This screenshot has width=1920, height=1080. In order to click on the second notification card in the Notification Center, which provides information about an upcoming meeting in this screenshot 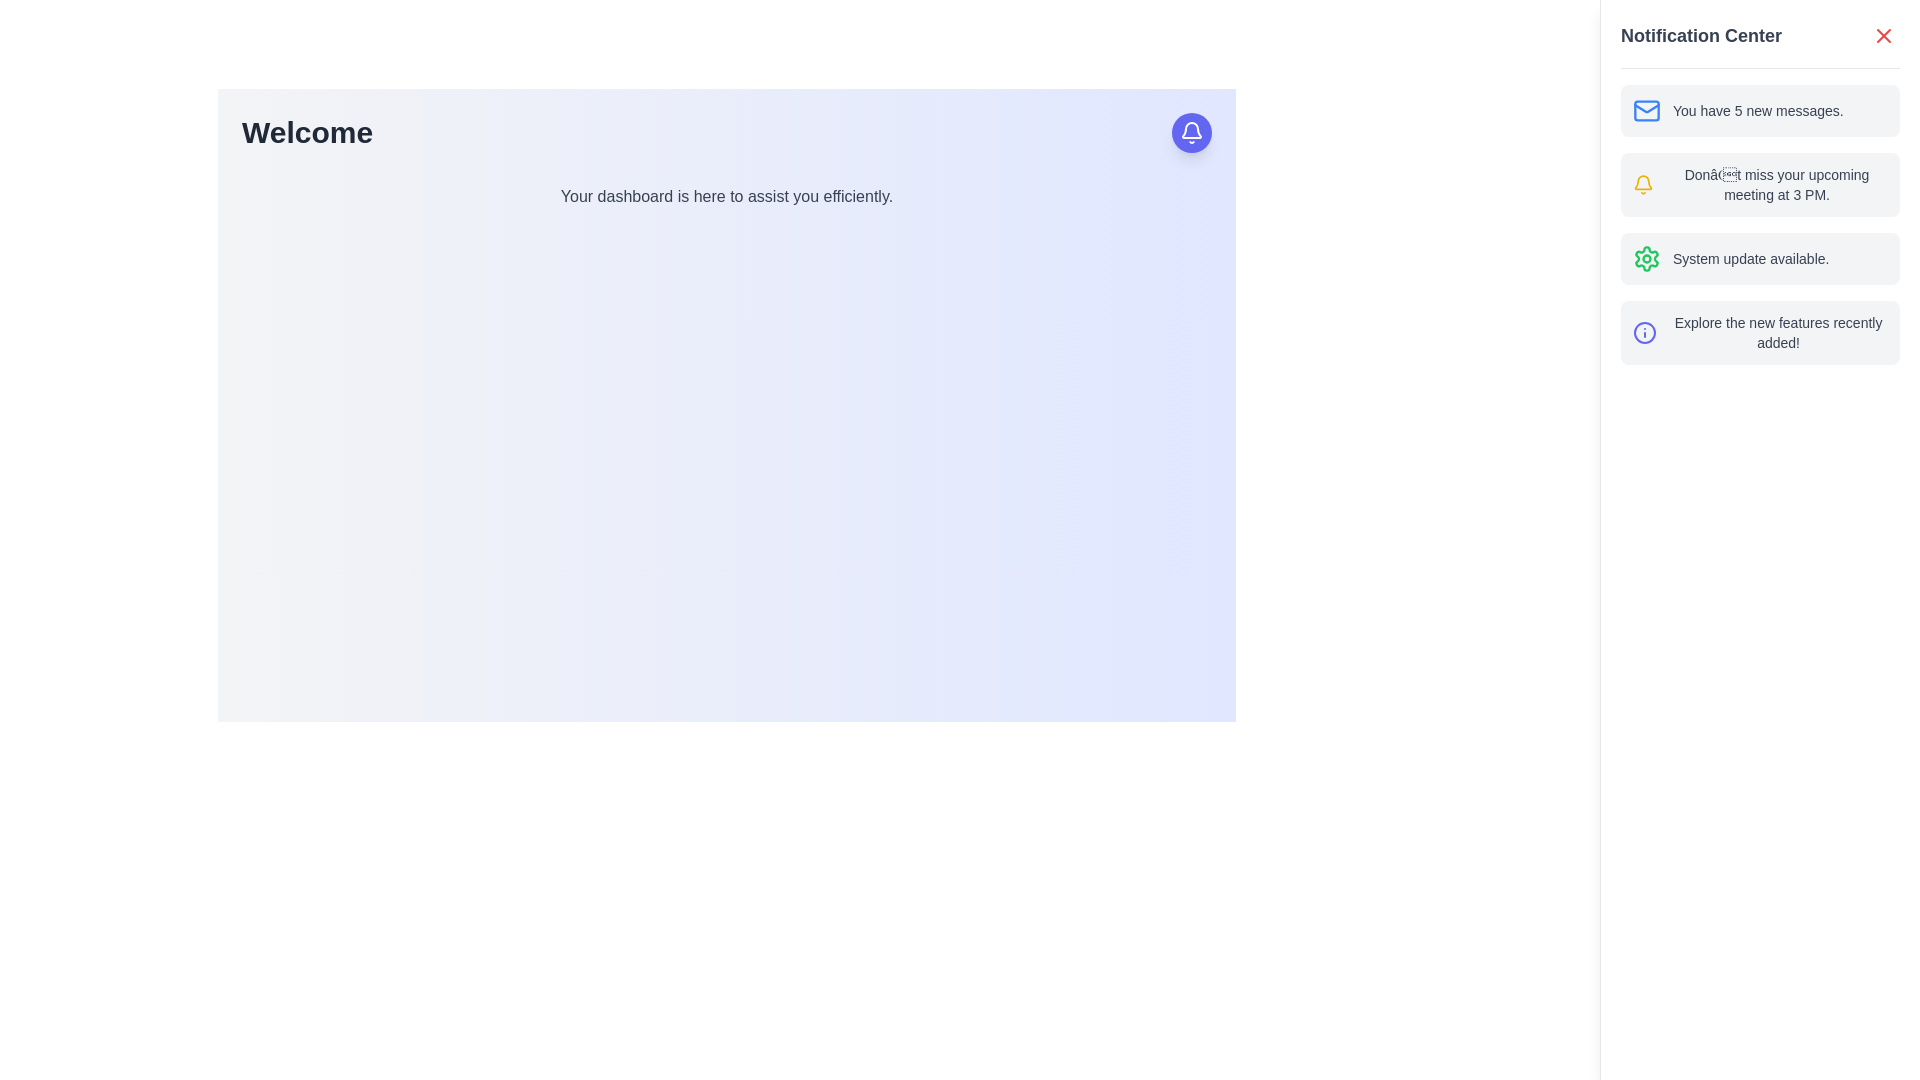, I will do `click(1760, 185)`.